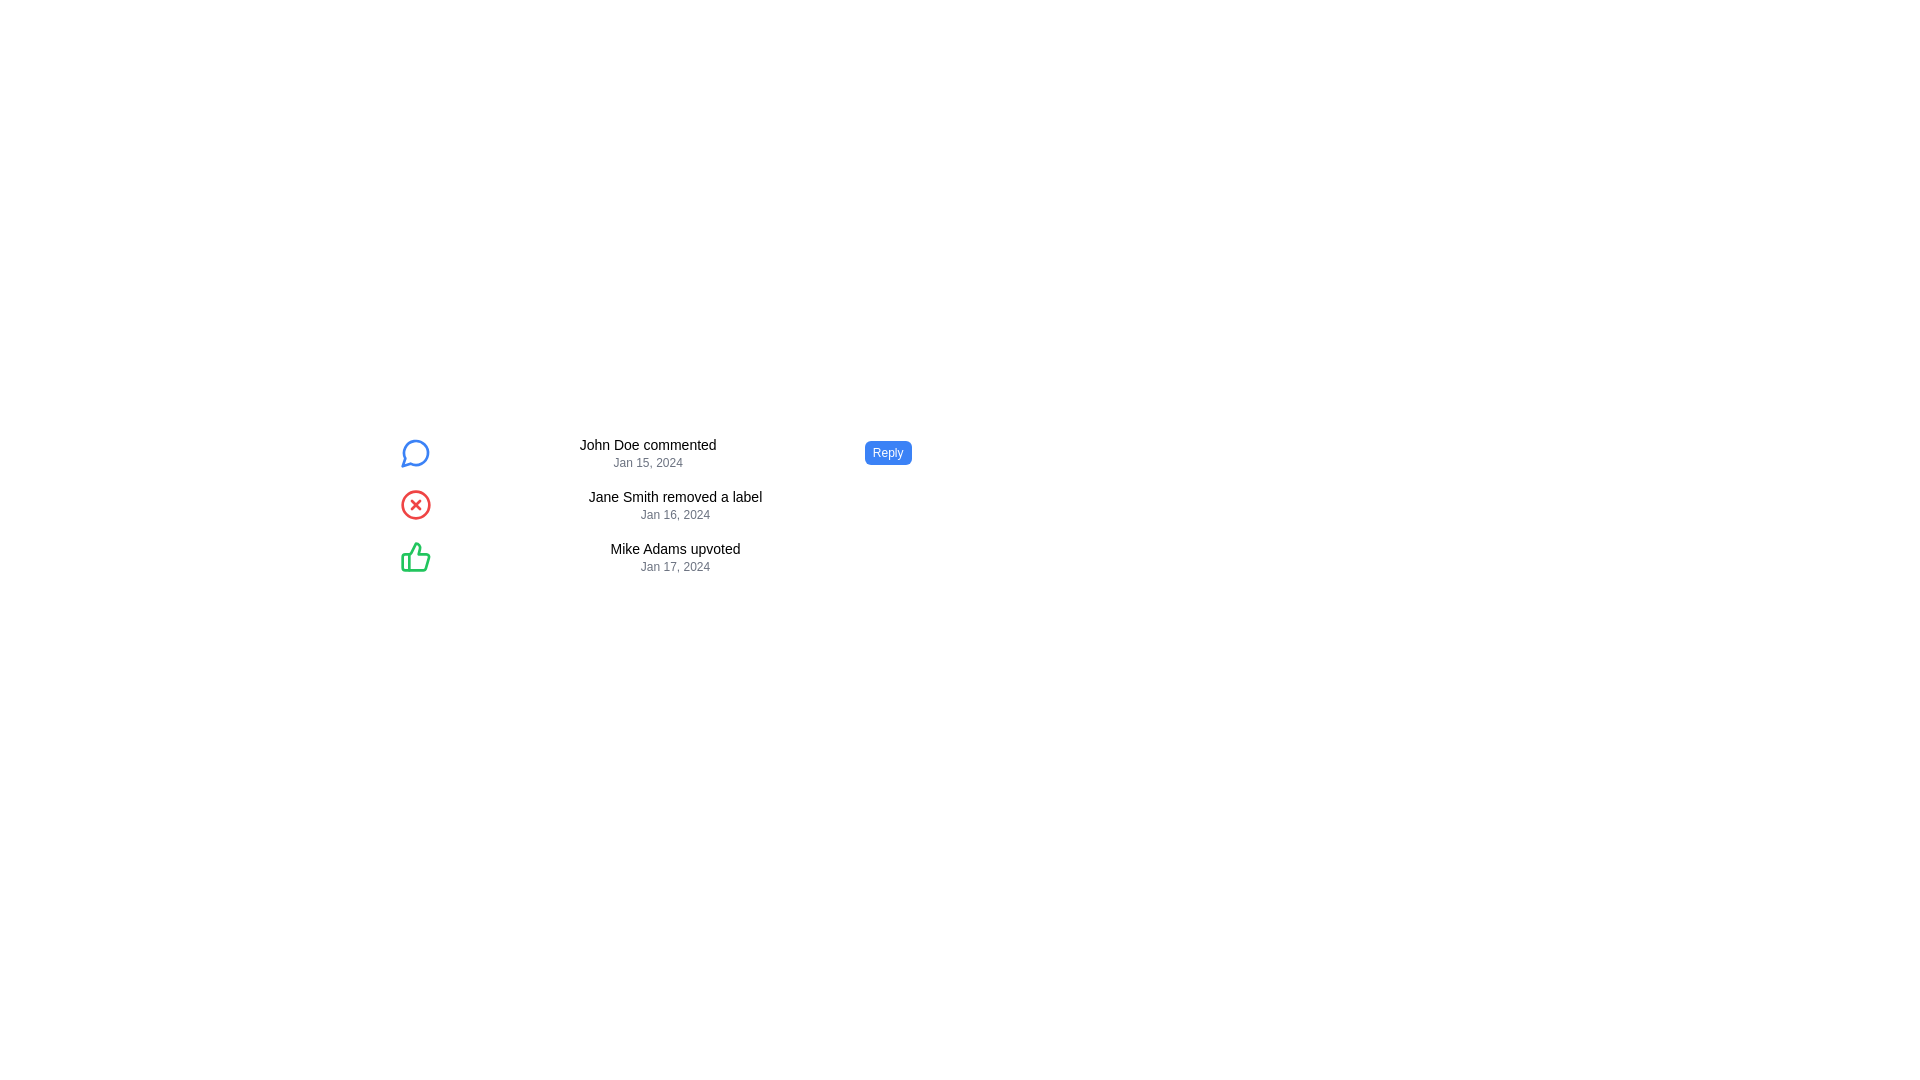 The width and height of the screenshot is (1920, 1080). Describe the element at coordinates (648, 462) in the screenshot. I see `the timestamp text label located directly below 'John Doe commented' in the upper portion of the visible listing` at that location.